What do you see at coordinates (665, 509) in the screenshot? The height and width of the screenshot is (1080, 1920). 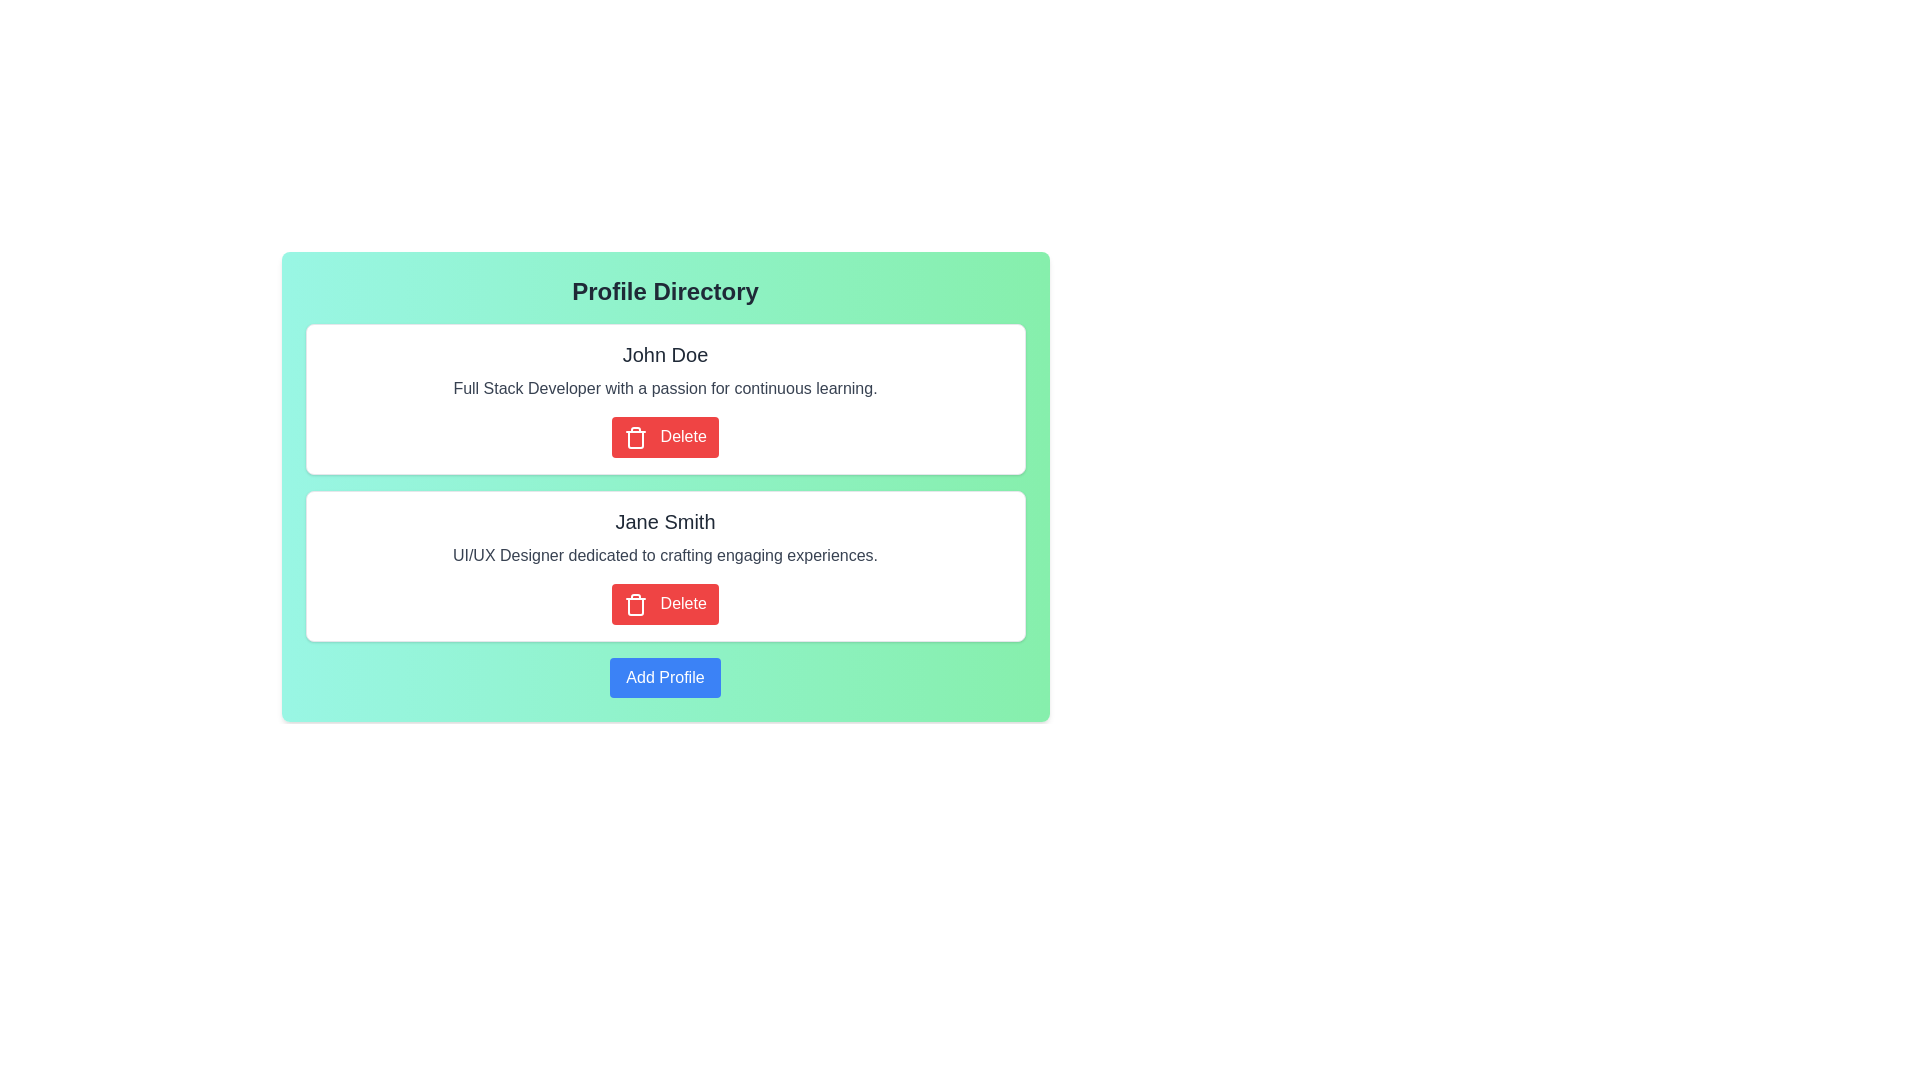 I see `the text 'Jane Smith' displayed in bold style in the second profile card under the 'Profile Directory' title` at bounding box center [665, 509].